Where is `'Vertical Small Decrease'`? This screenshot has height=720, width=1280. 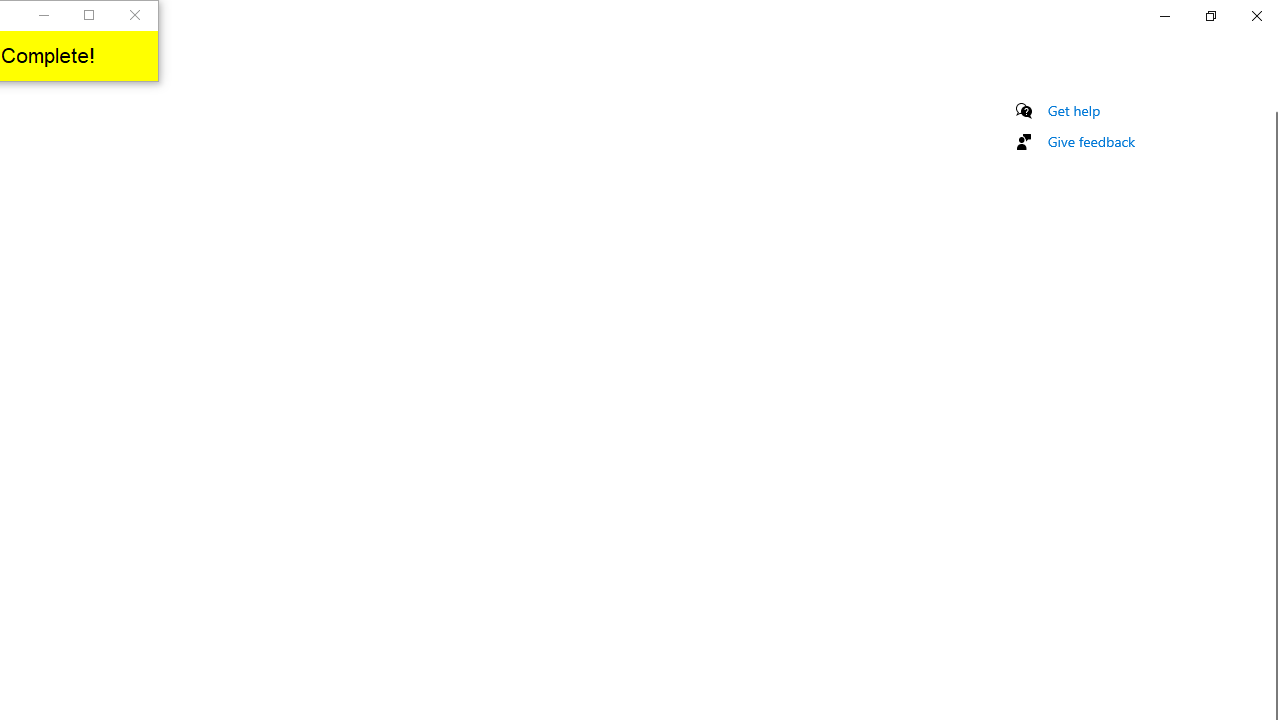
'Vertical Small Decrease' is located at coordinates (1271, 104).